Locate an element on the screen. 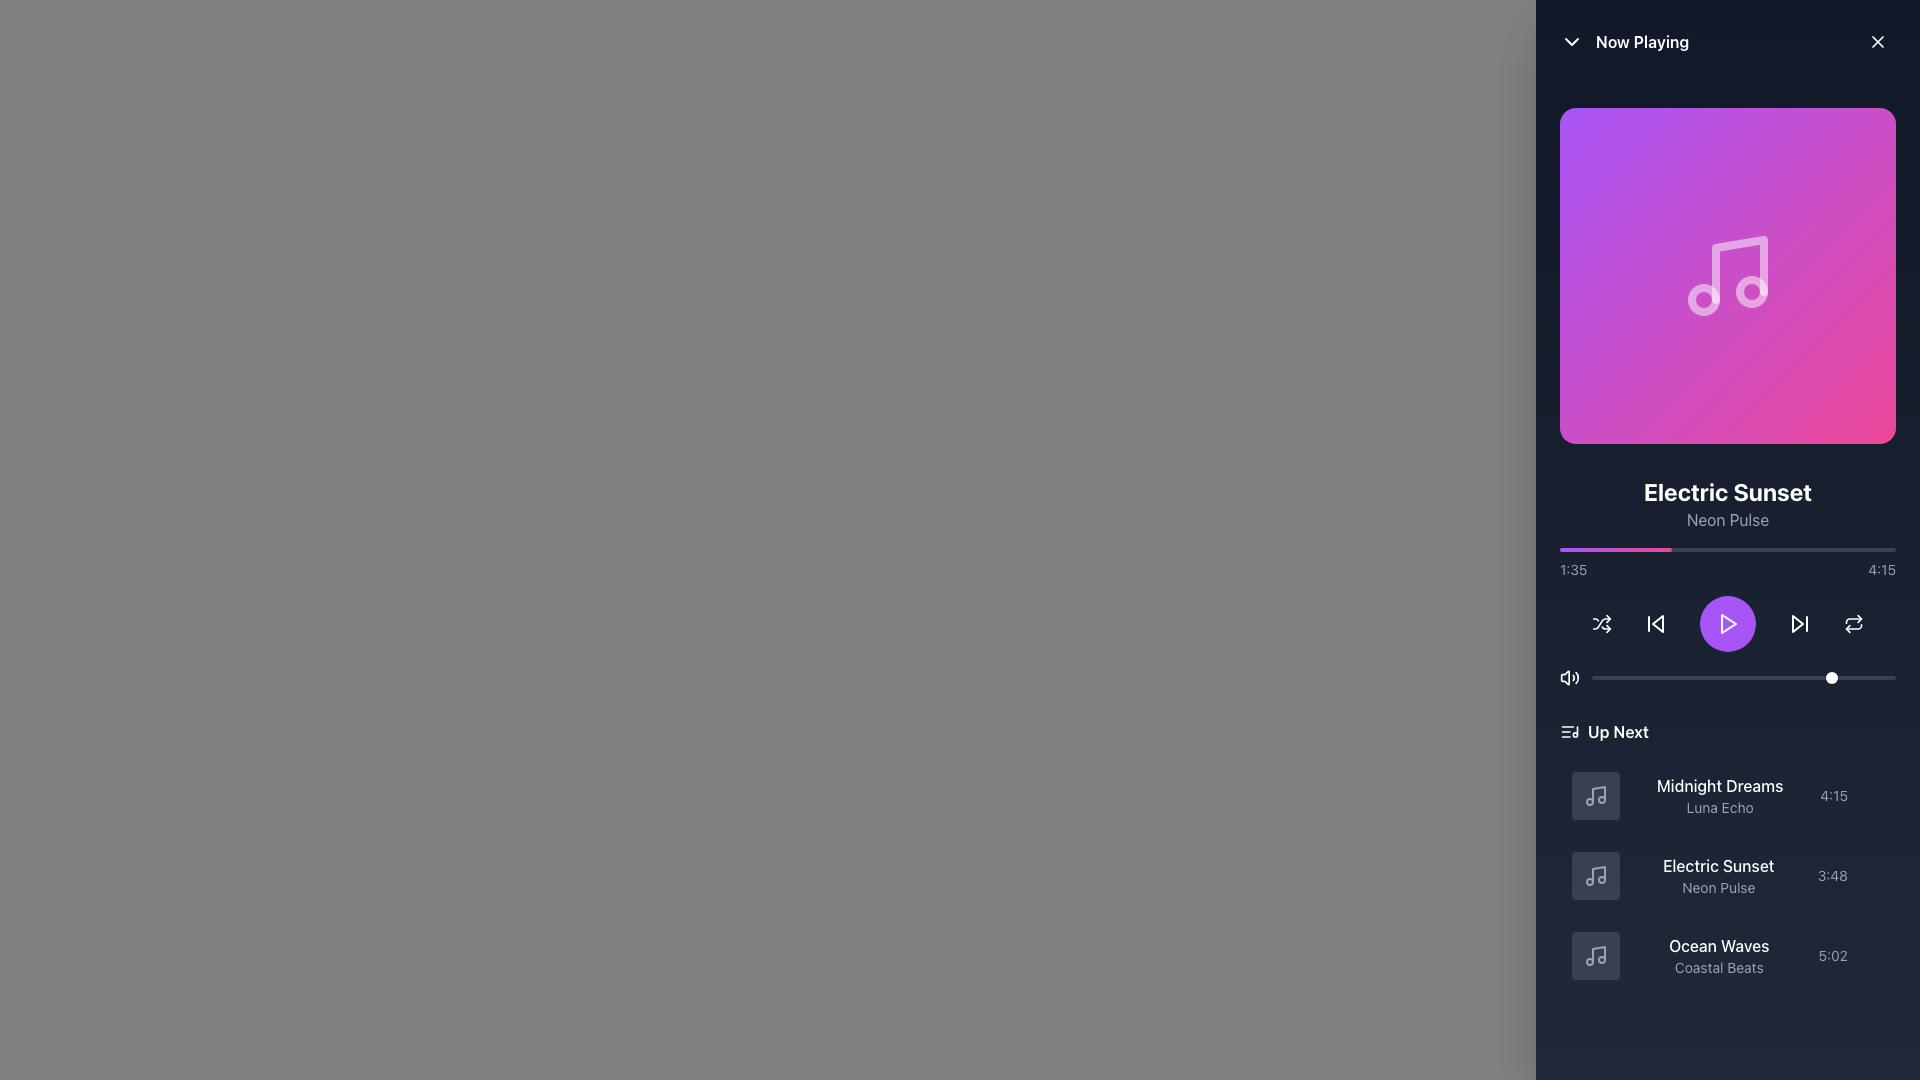 This screenshot has height=1080, width=1920. the Icon element representing the song entry 'Midnight Dreams' by 'Luna Echo' with a duration of '4:15' is located at coordinates (1595, 794).